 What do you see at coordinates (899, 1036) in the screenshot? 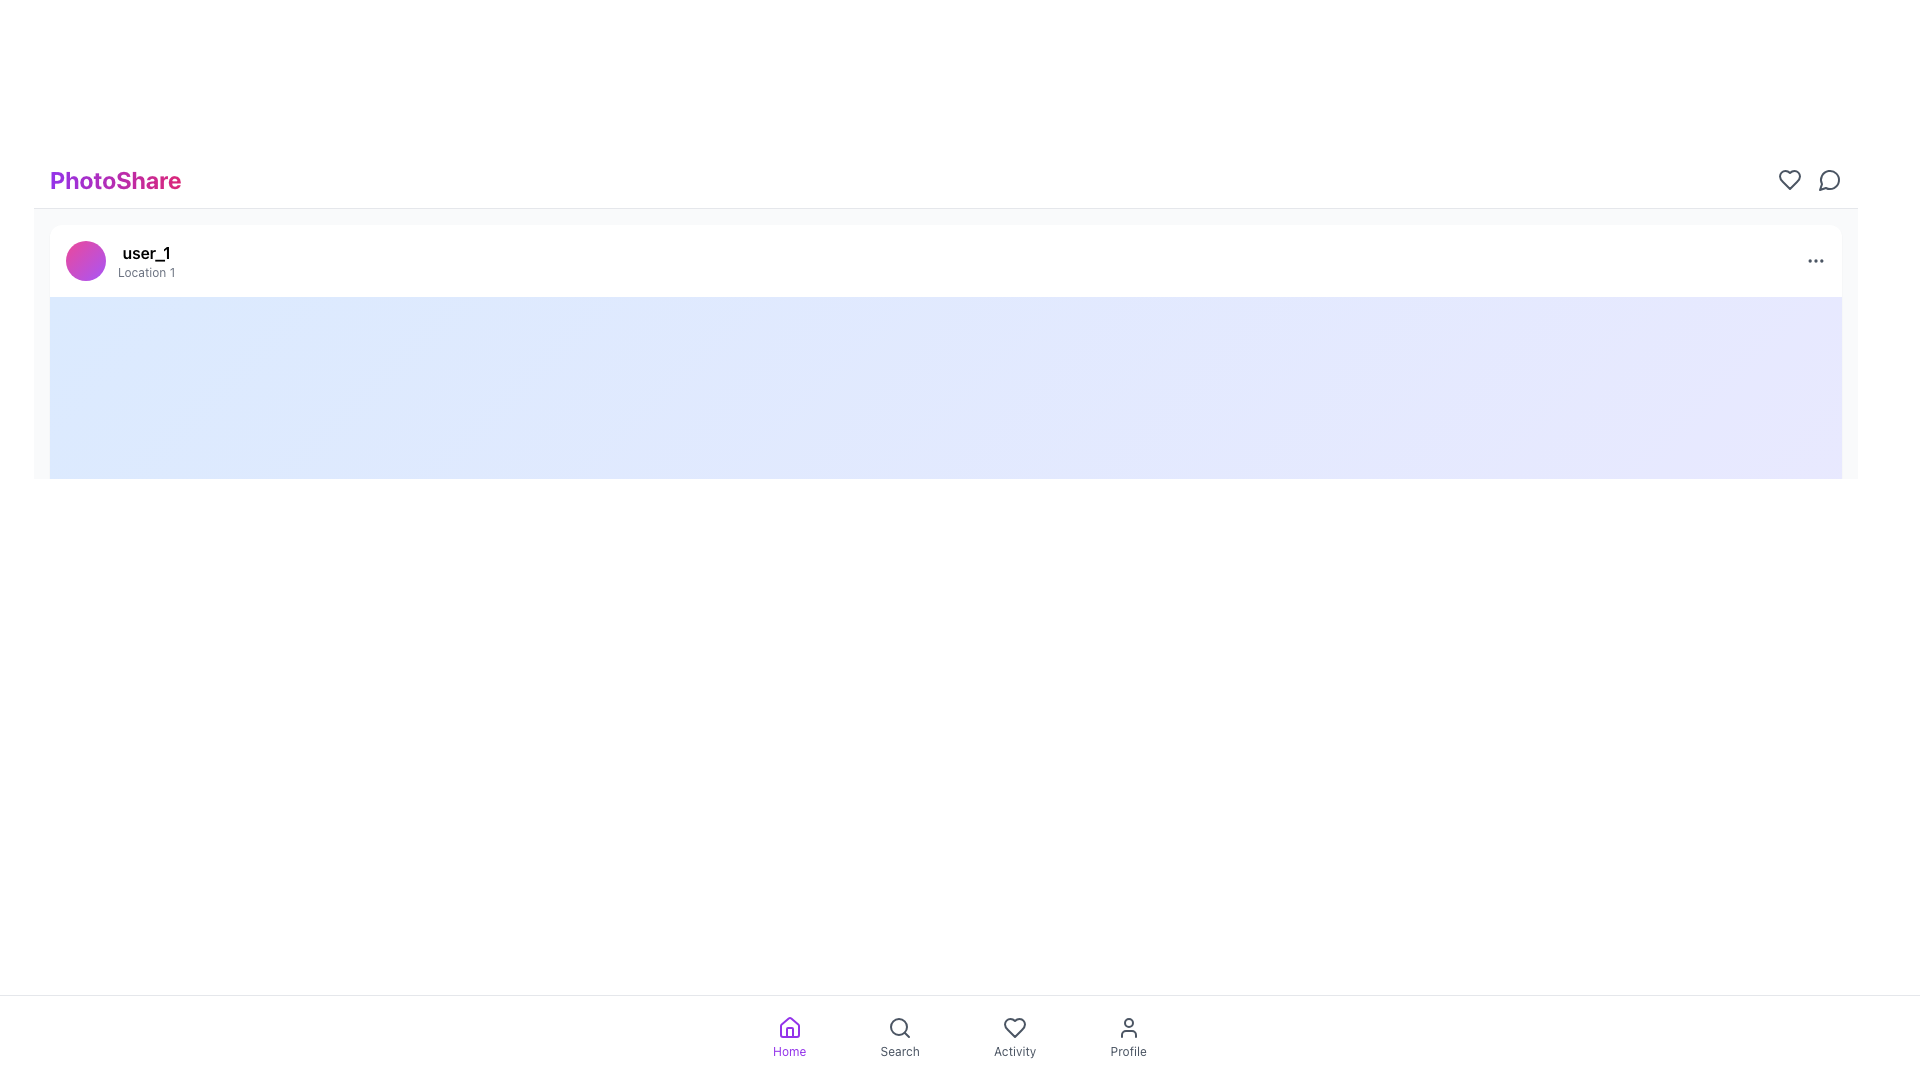
I see `the button located in the bottom horizontal menu bar, which is the second item from the left` at bounding box center [899, 1036].